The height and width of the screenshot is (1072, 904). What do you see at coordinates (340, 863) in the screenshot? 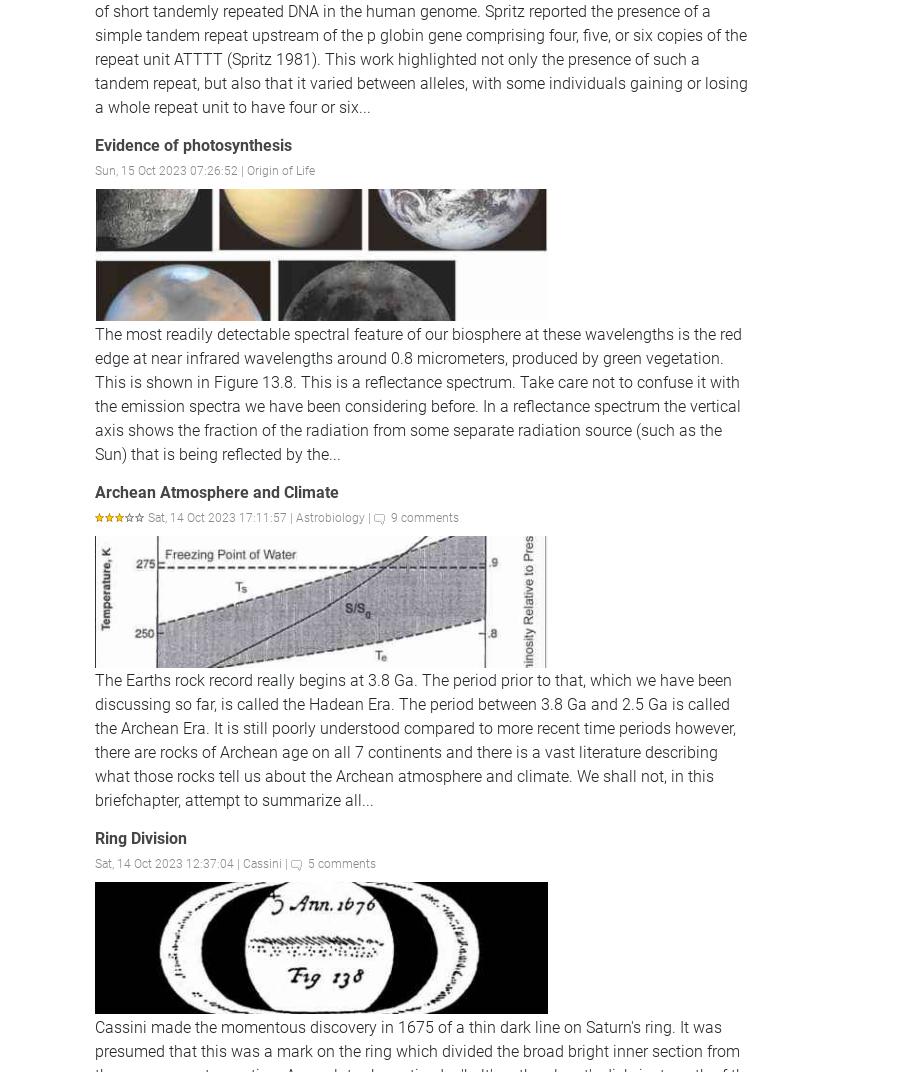
I see `'5 comments'` at bounding box center [340, 863].